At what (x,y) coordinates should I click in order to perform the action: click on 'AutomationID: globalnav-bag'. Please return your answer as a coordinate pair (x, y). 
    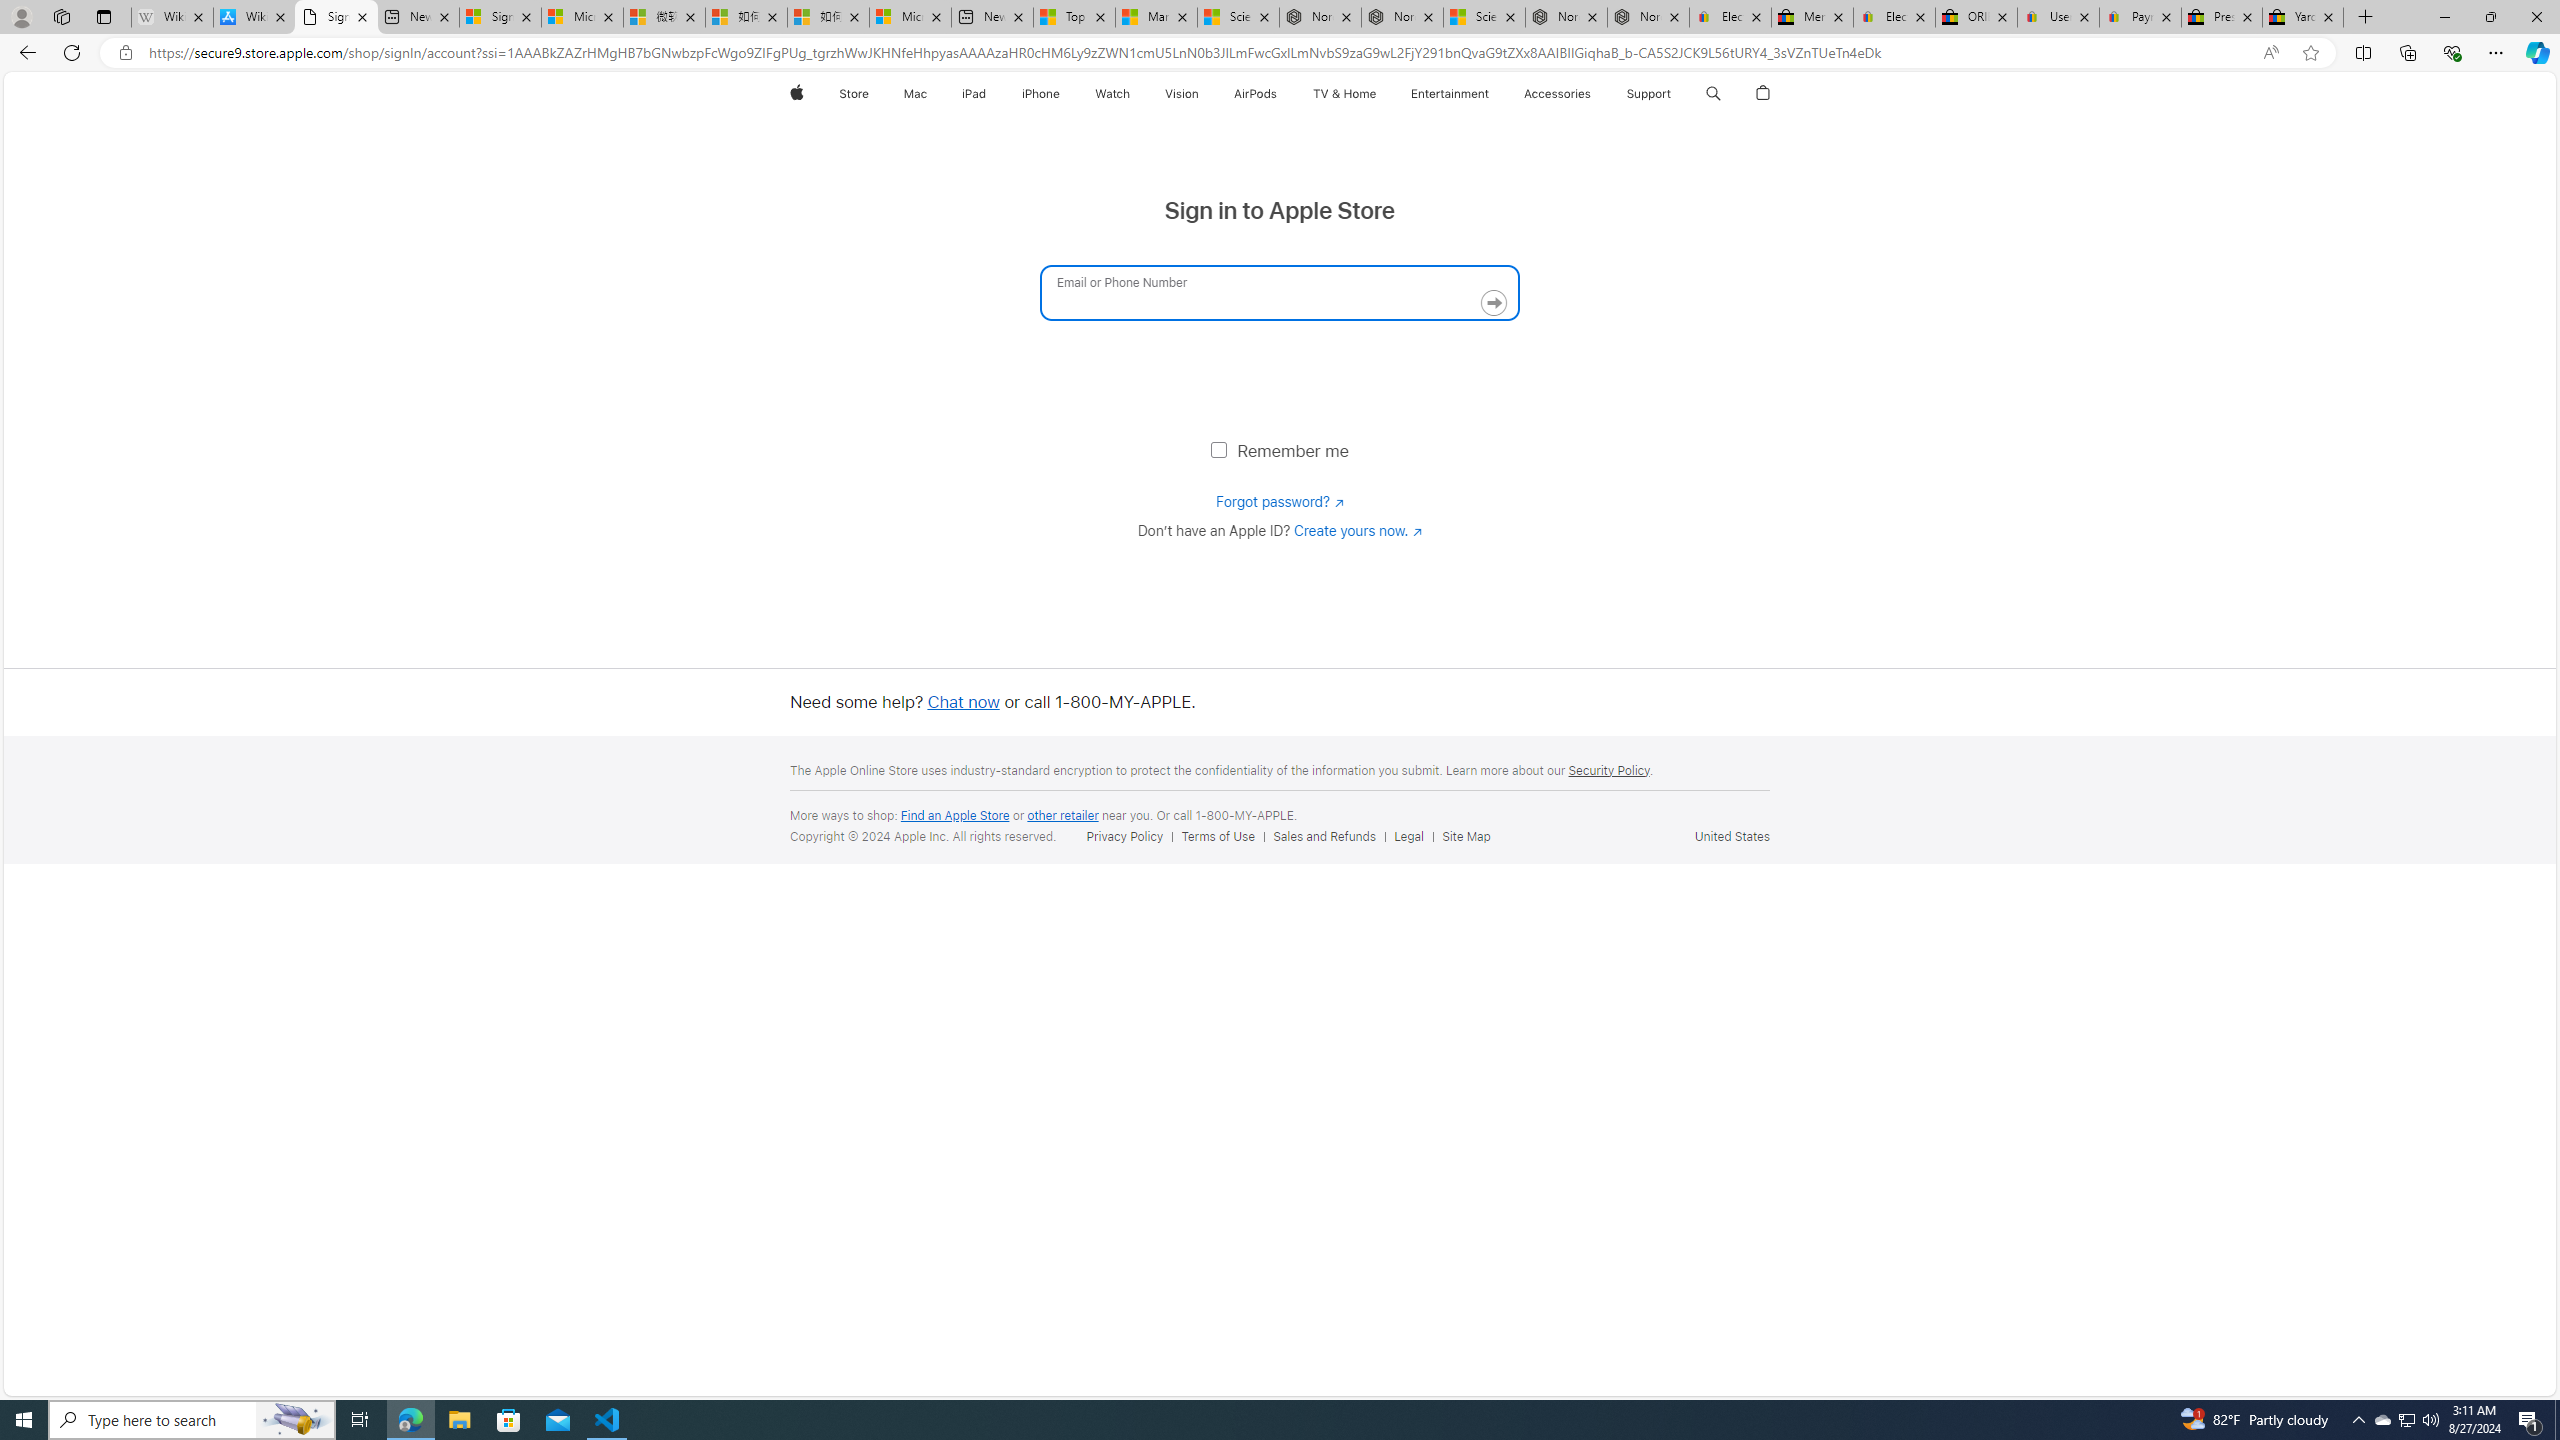
    Looking at the image, I should click on (1761, 93).